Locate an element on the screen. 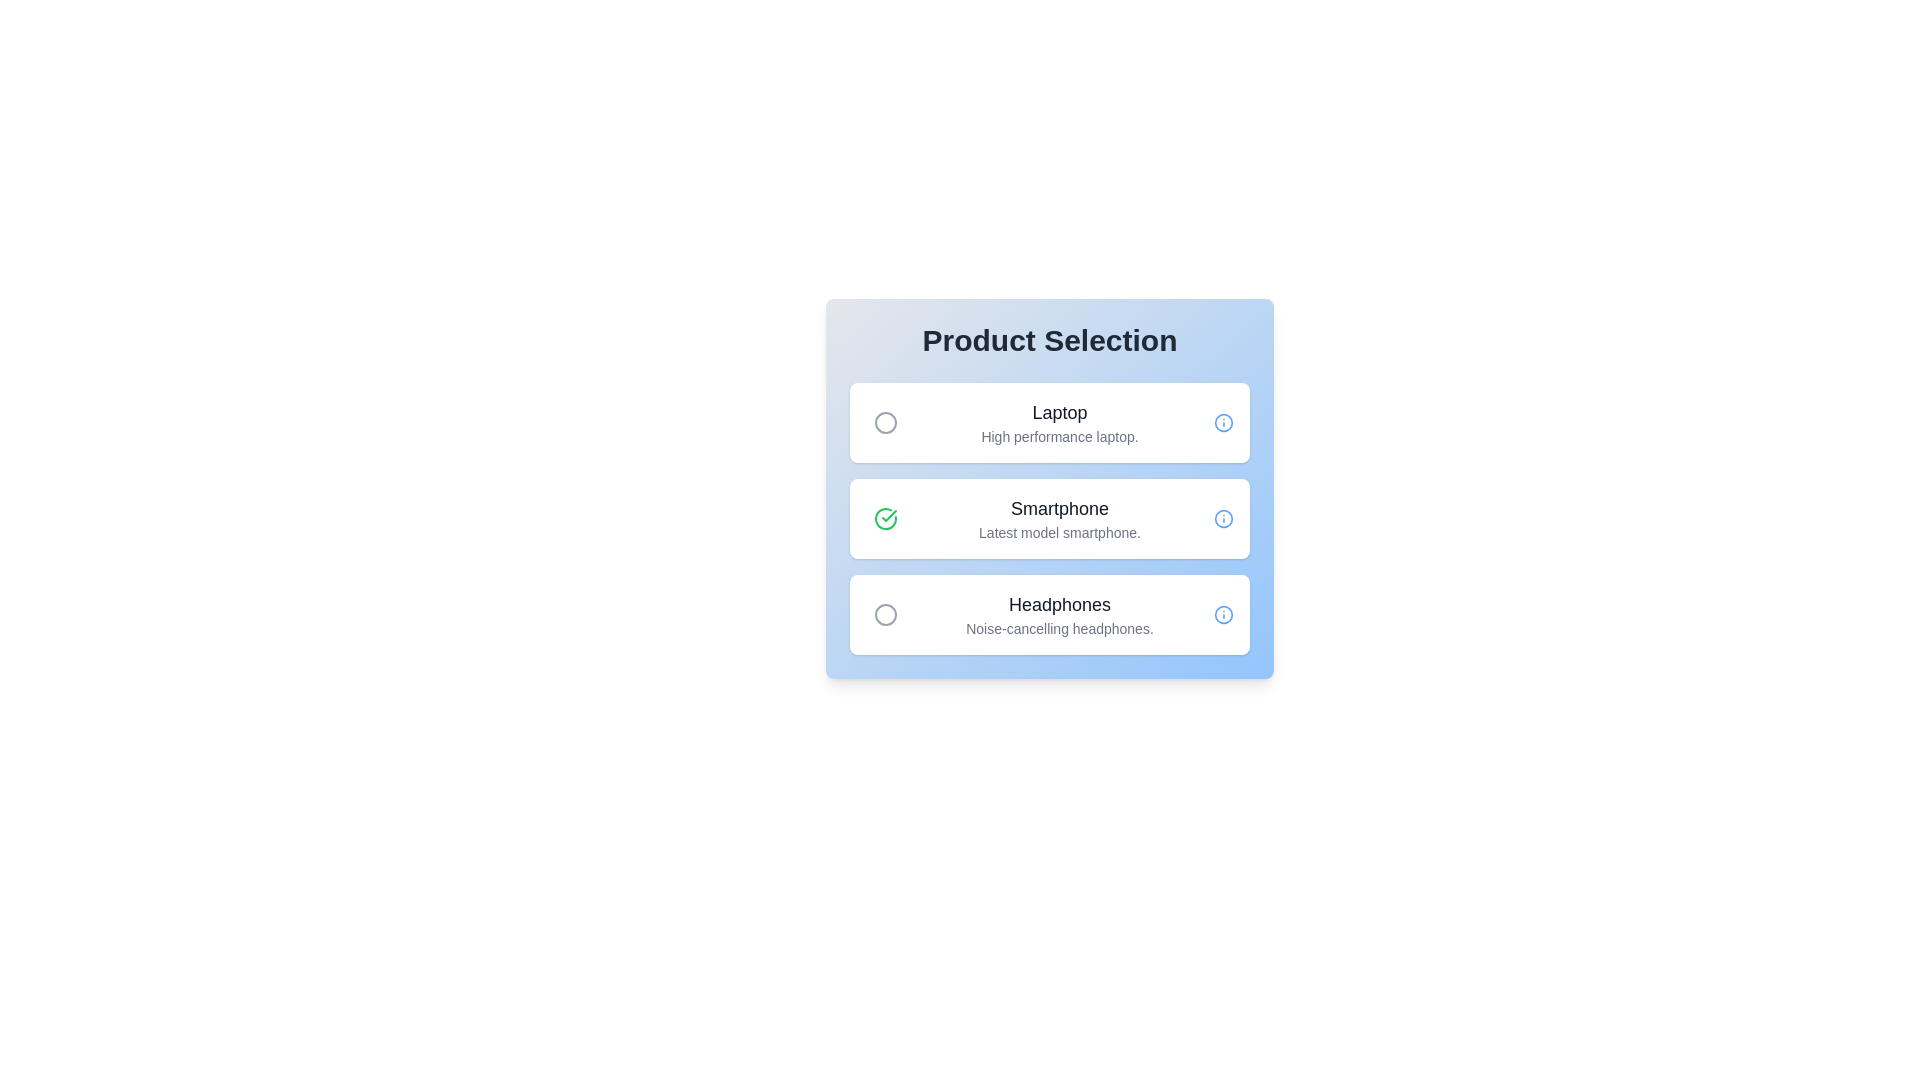  the 'info' icon to view details of the product Smartphone is located at coordinates (1223, 518).